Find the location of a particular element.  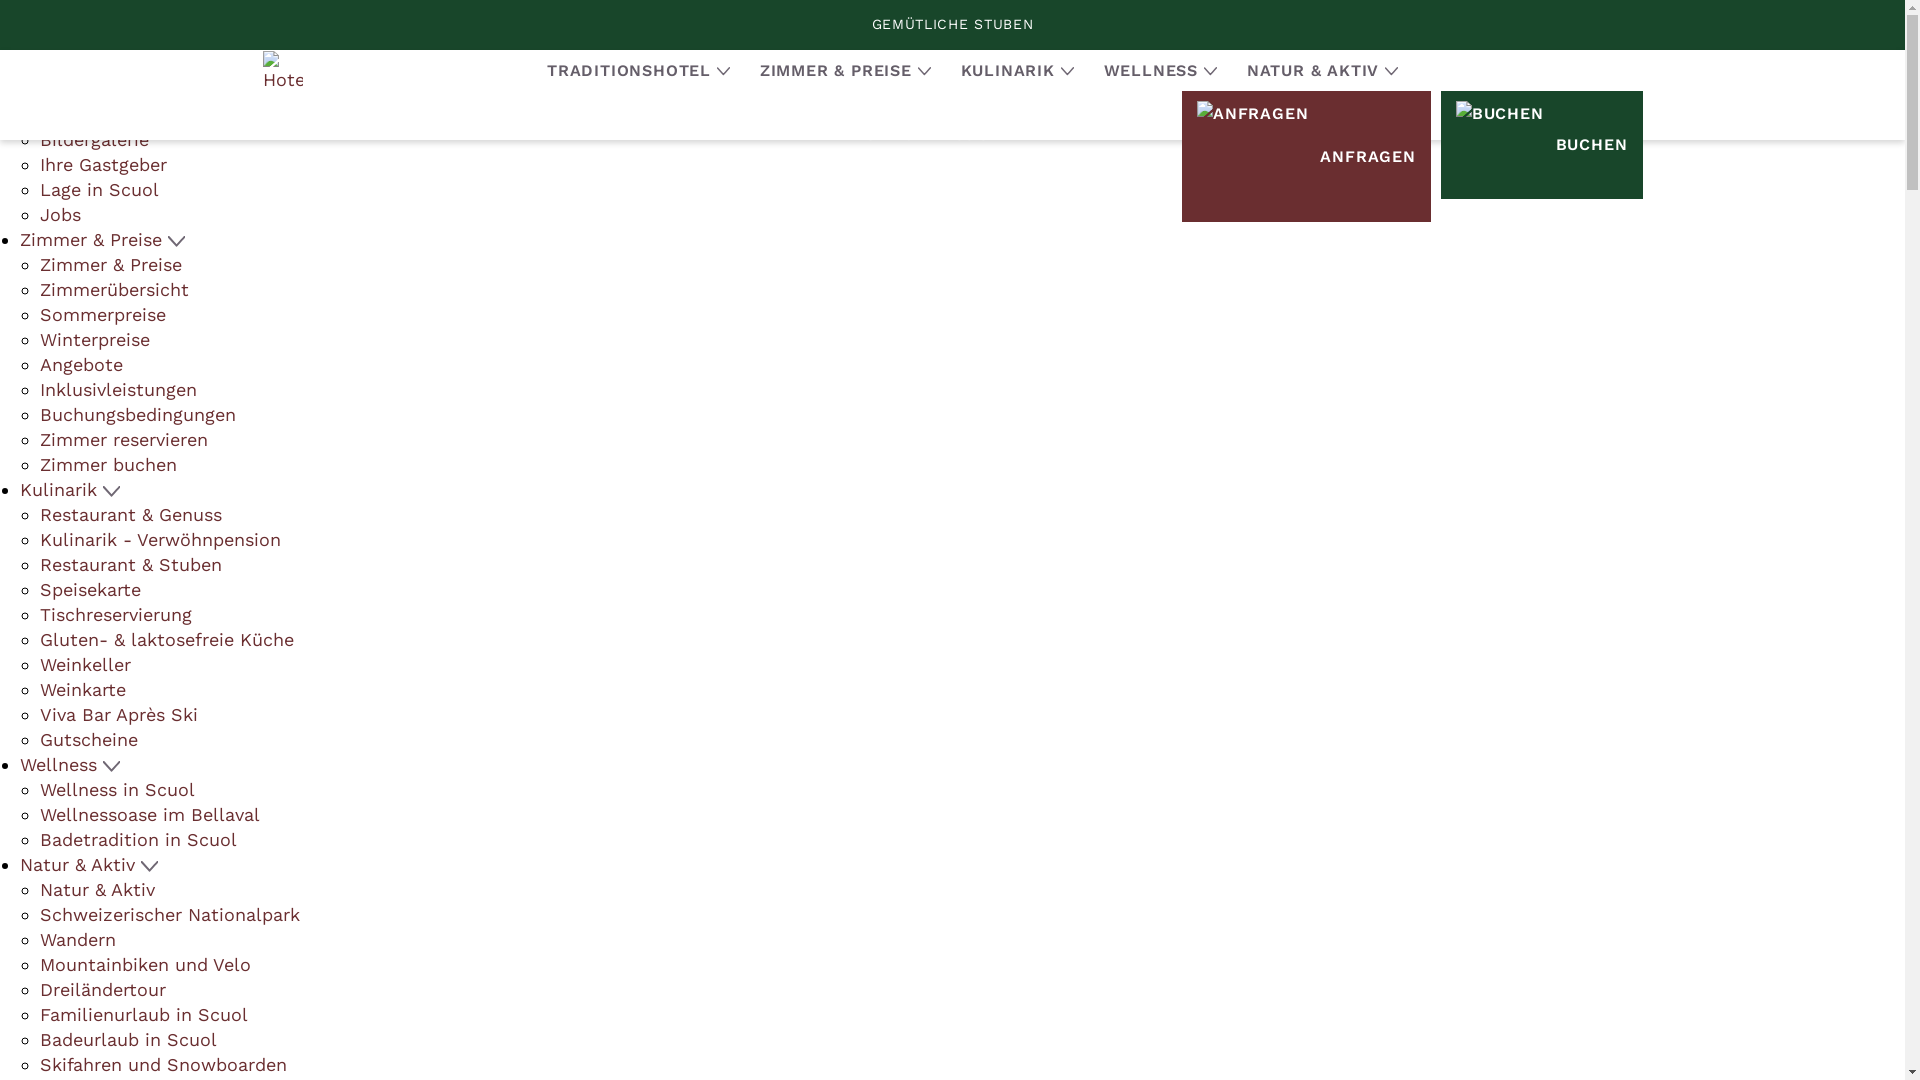

'Restaurant & Stuben' is located at coordinates (129, 564).